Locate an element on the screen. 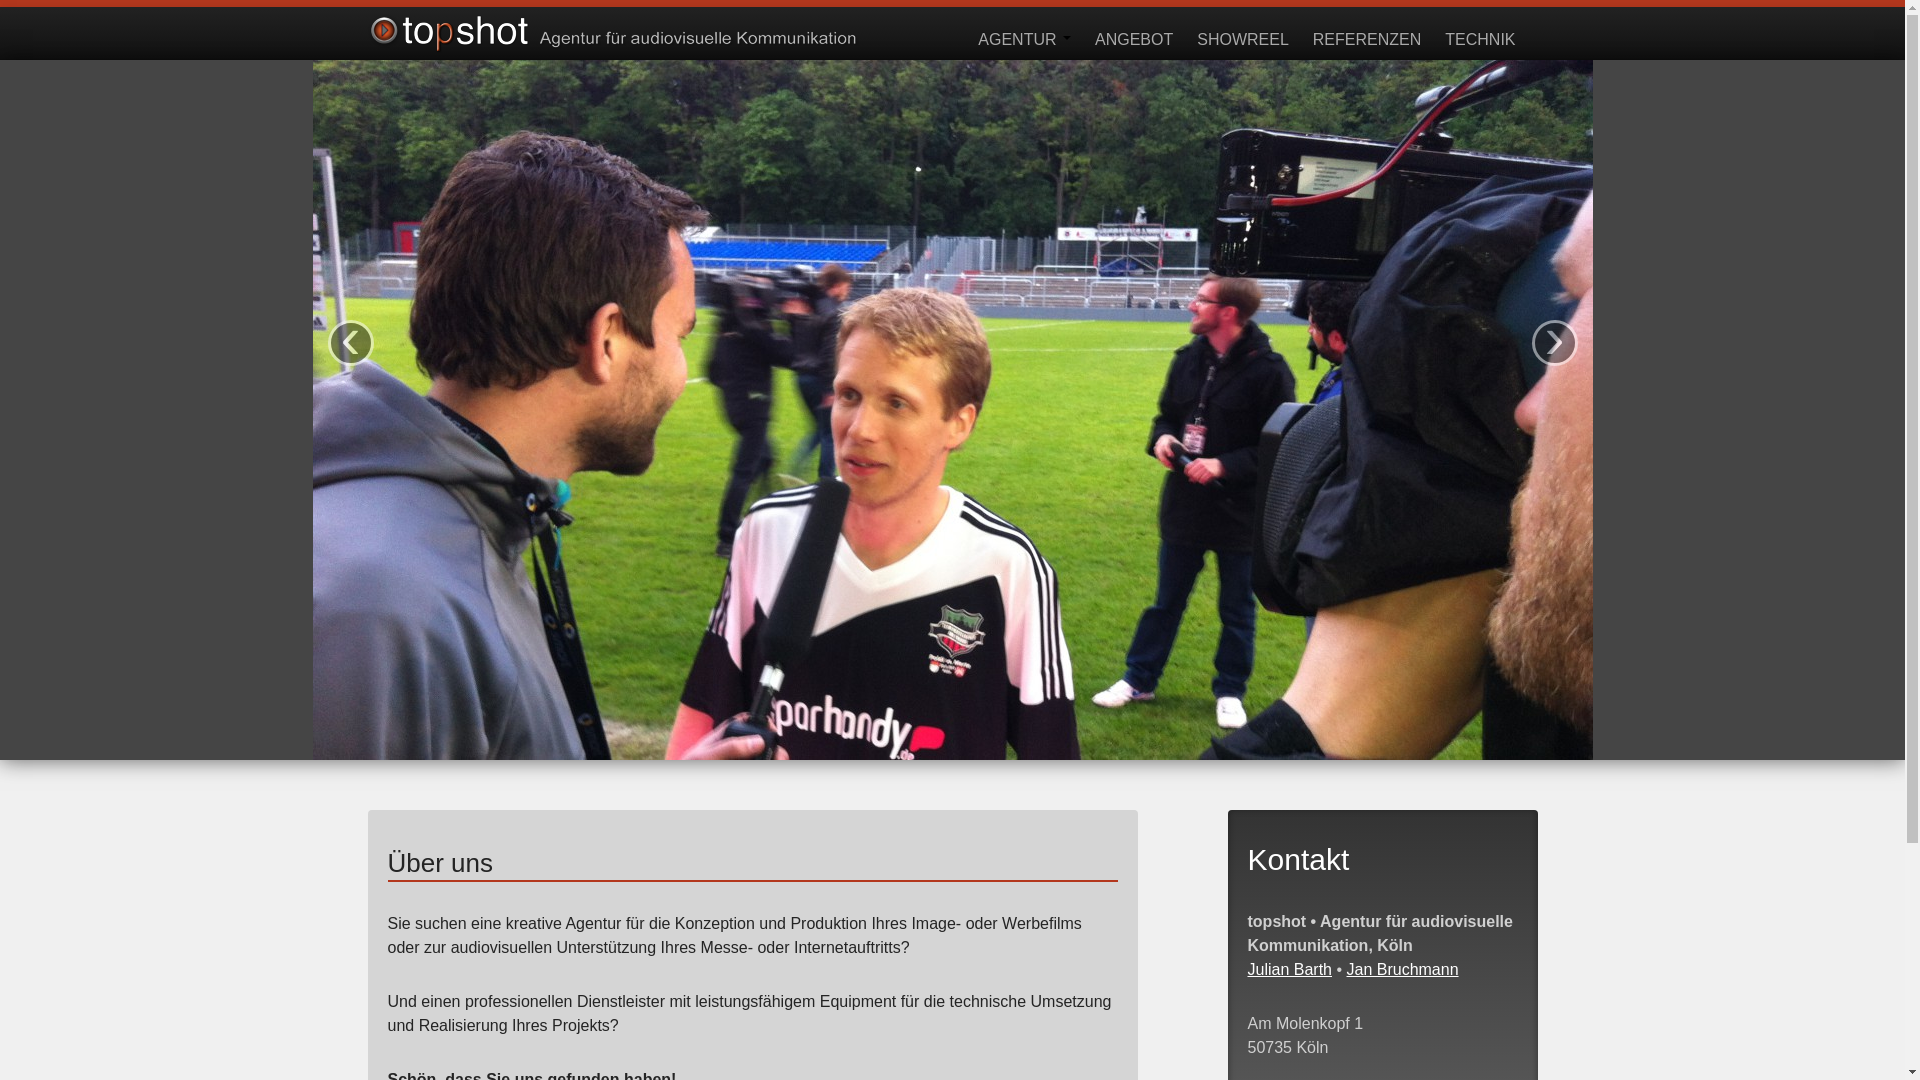  'Jan Bruchmann' is located at coordinates (1400, 968).